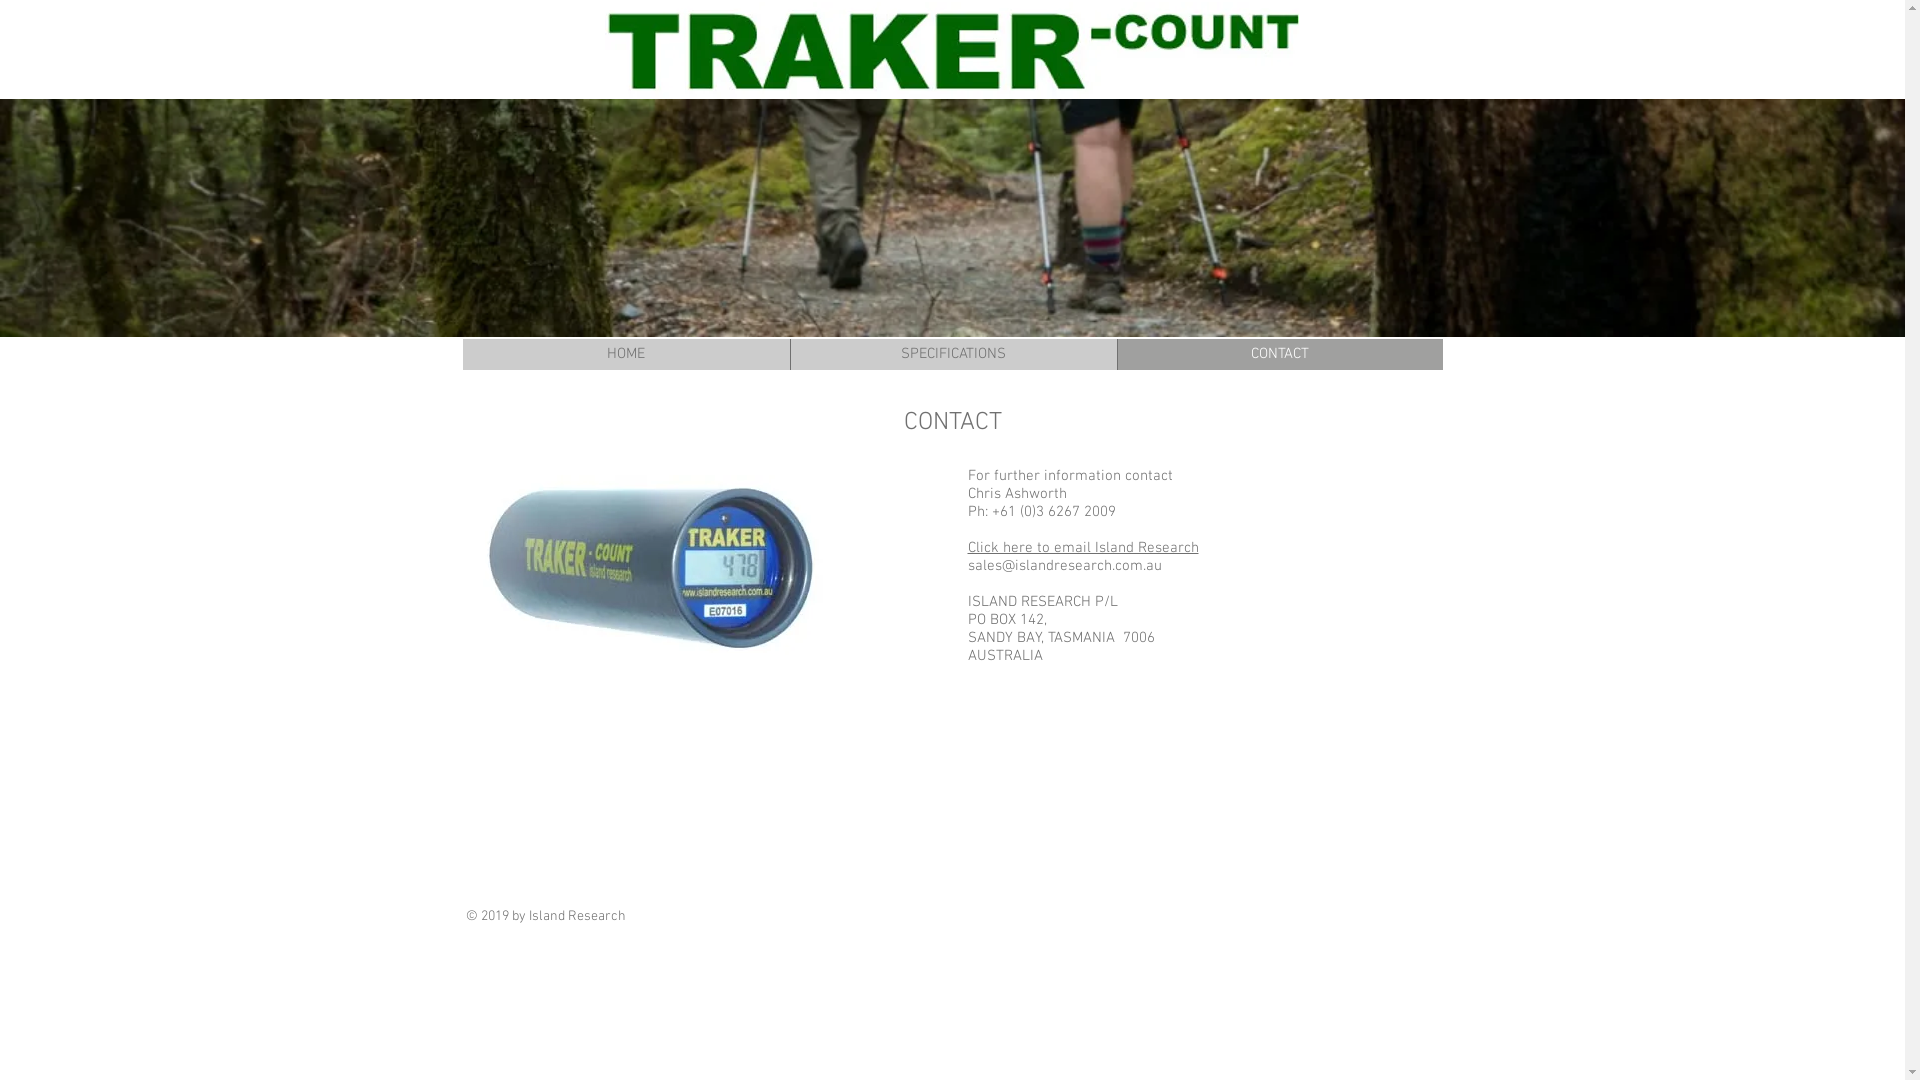  I want to click on 'Click here to email Island Research', so click(968, 547).